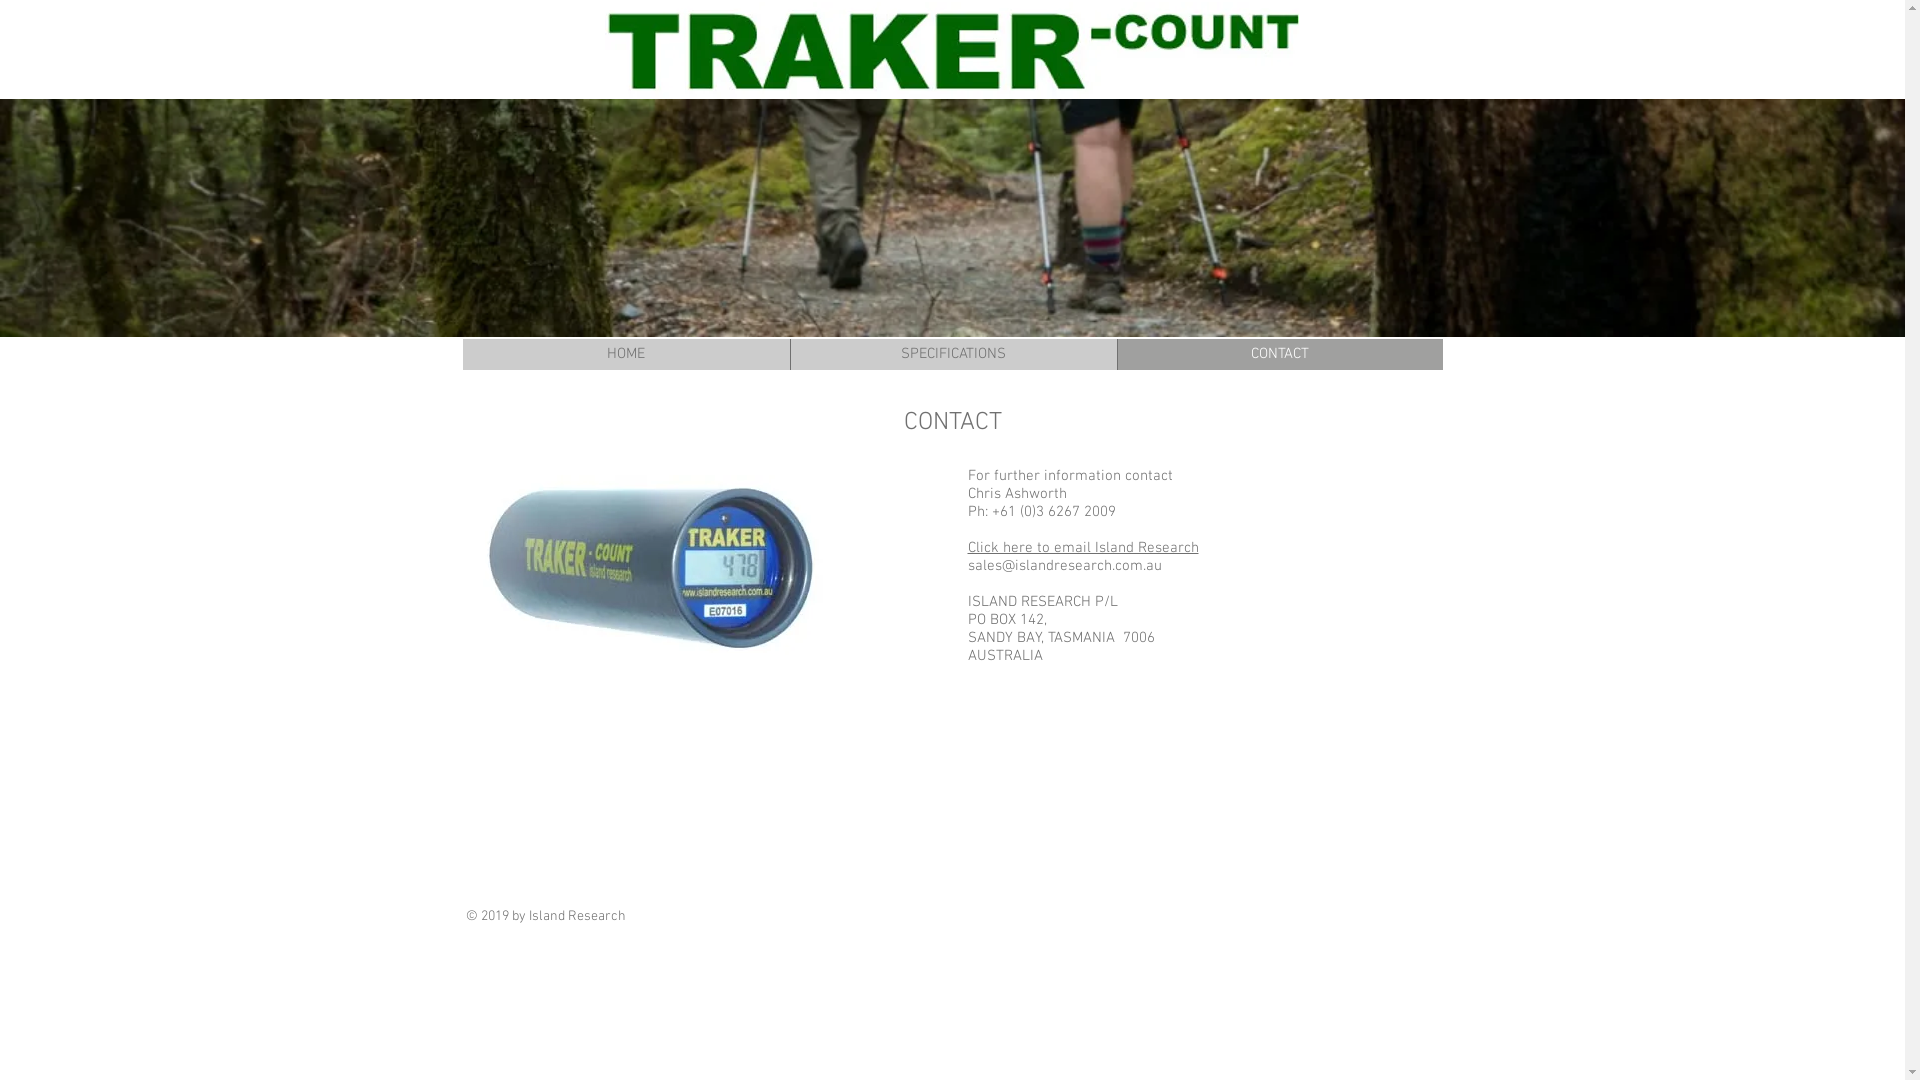  I want to click on 'Click here to email Island Research', so click(968, 547).